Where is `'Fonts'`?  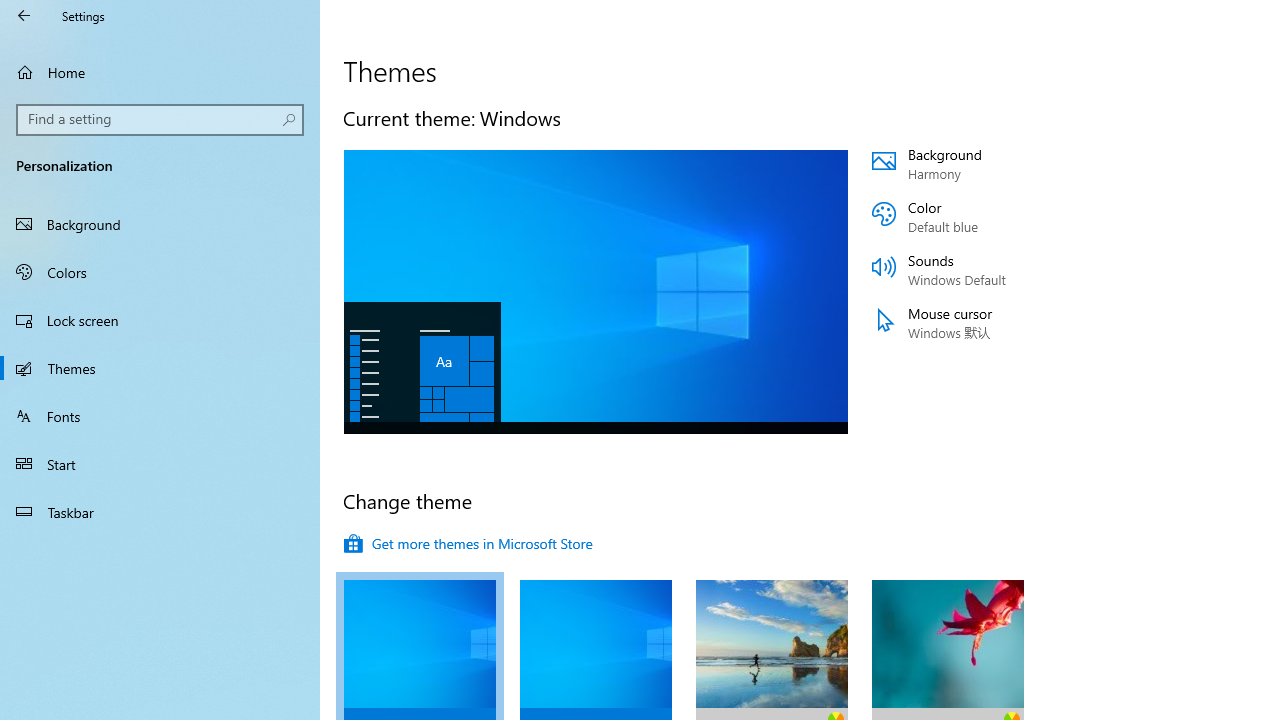 'Fonts' is located at coordinates (160, 414).